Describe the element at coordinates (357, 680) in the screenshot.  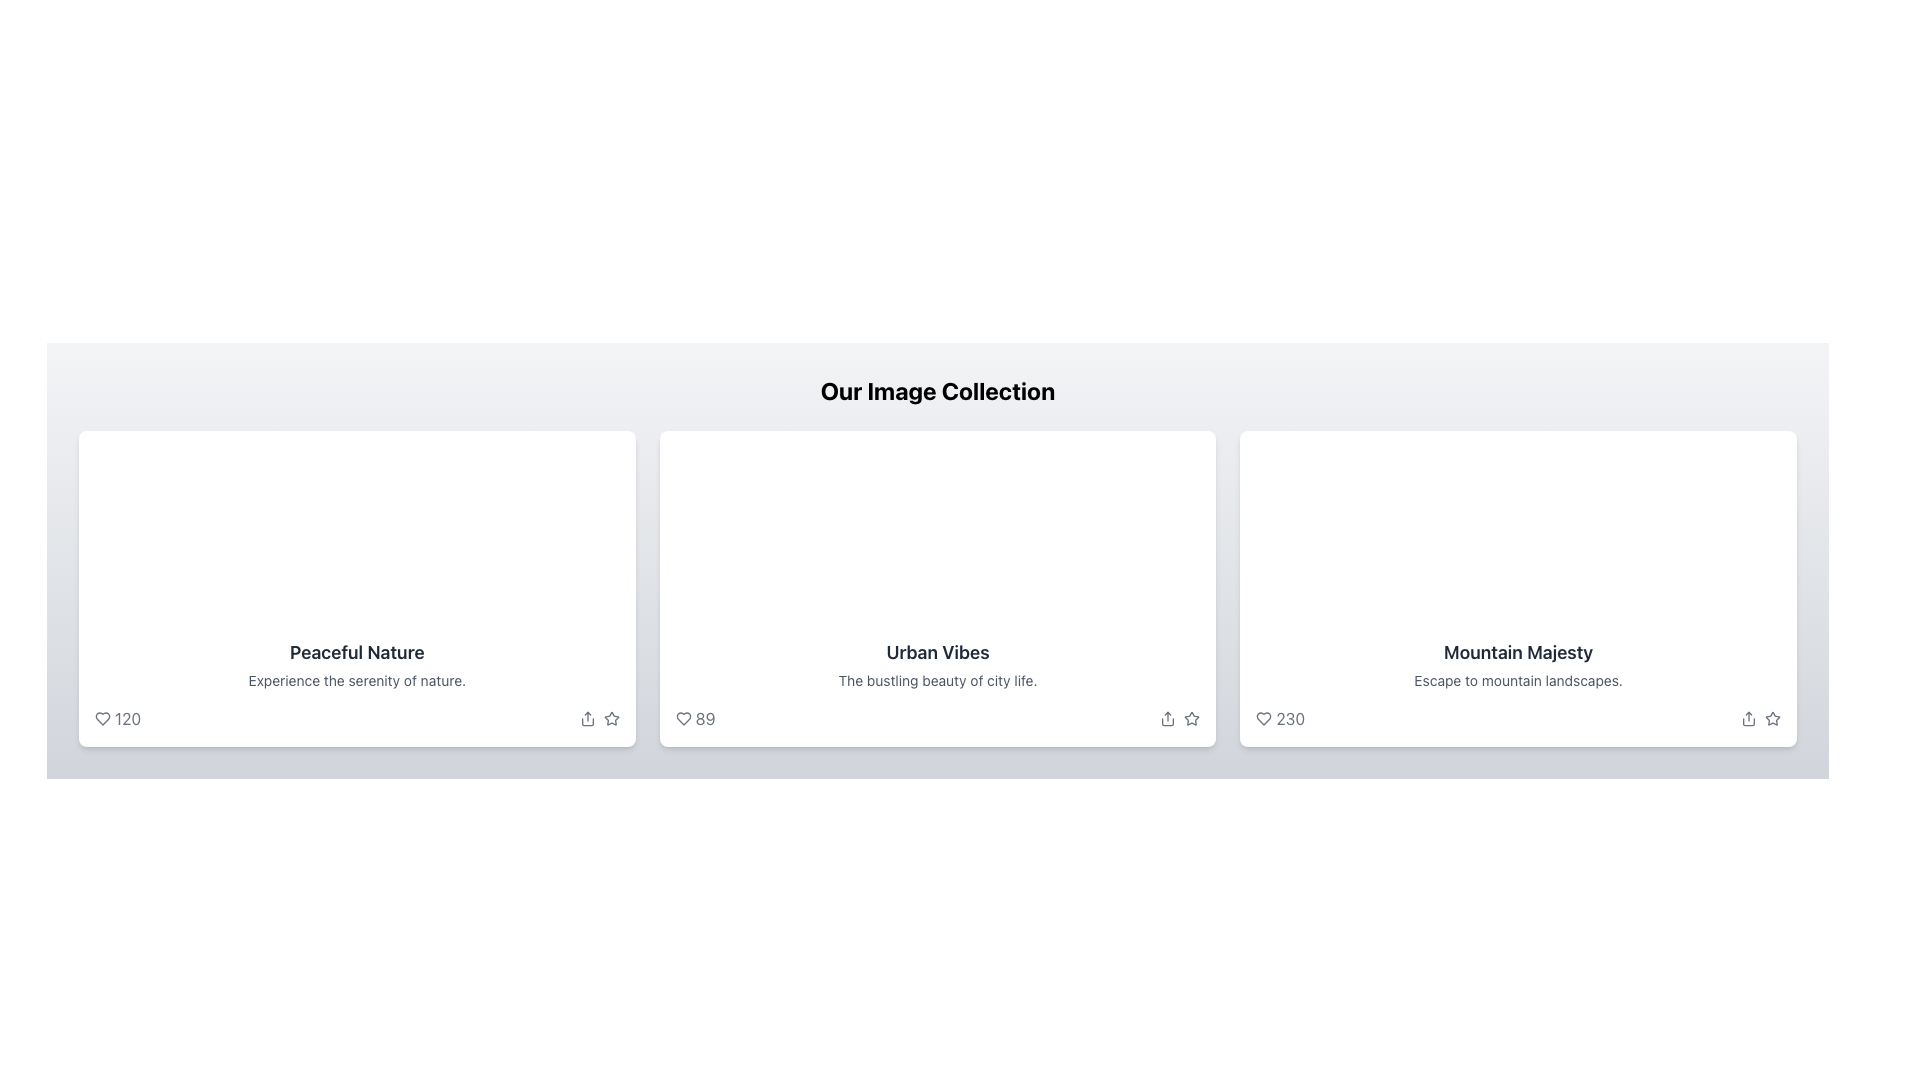
I see `descriptive text element that provides details about the card's content, located below the title 'Peaceful Nature' in the leftmost card of a three-card layout` at that location.